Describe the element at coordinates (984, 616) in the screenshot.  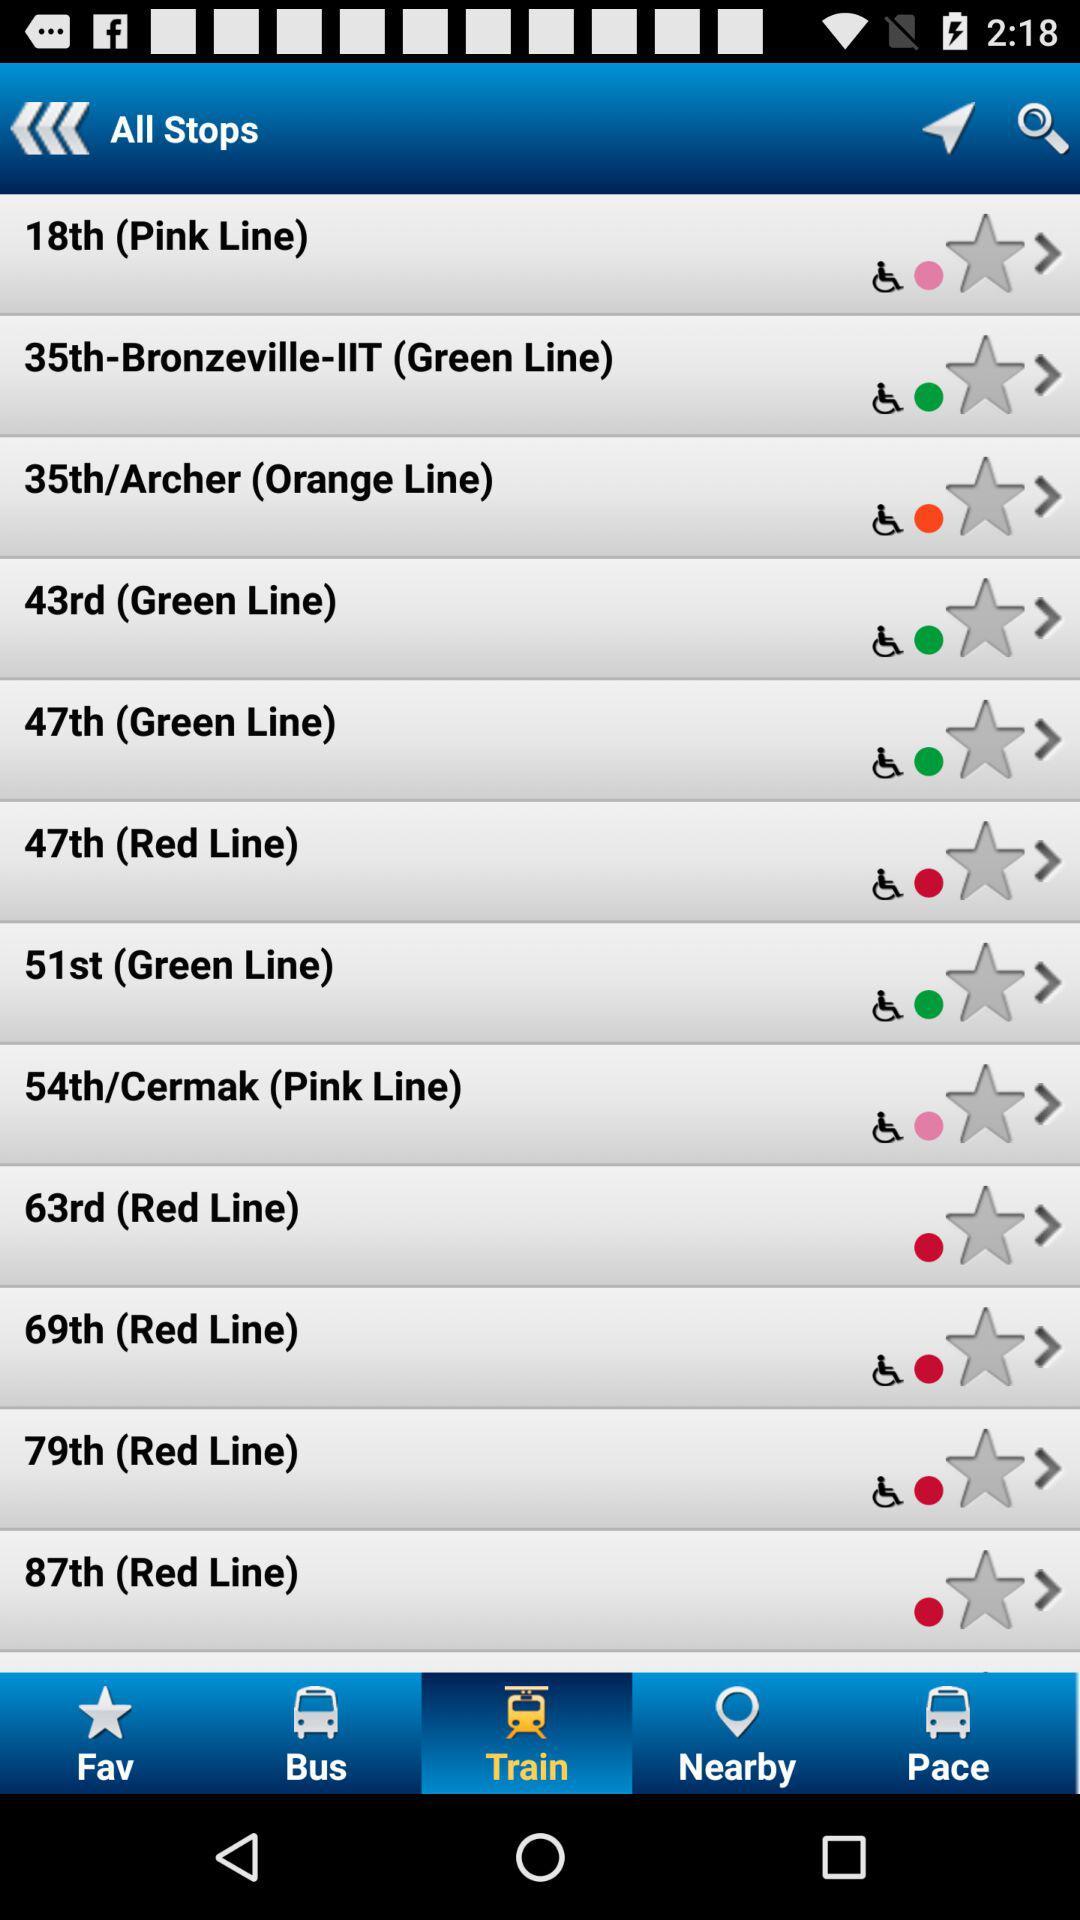
I see `rate your experience` at that location.